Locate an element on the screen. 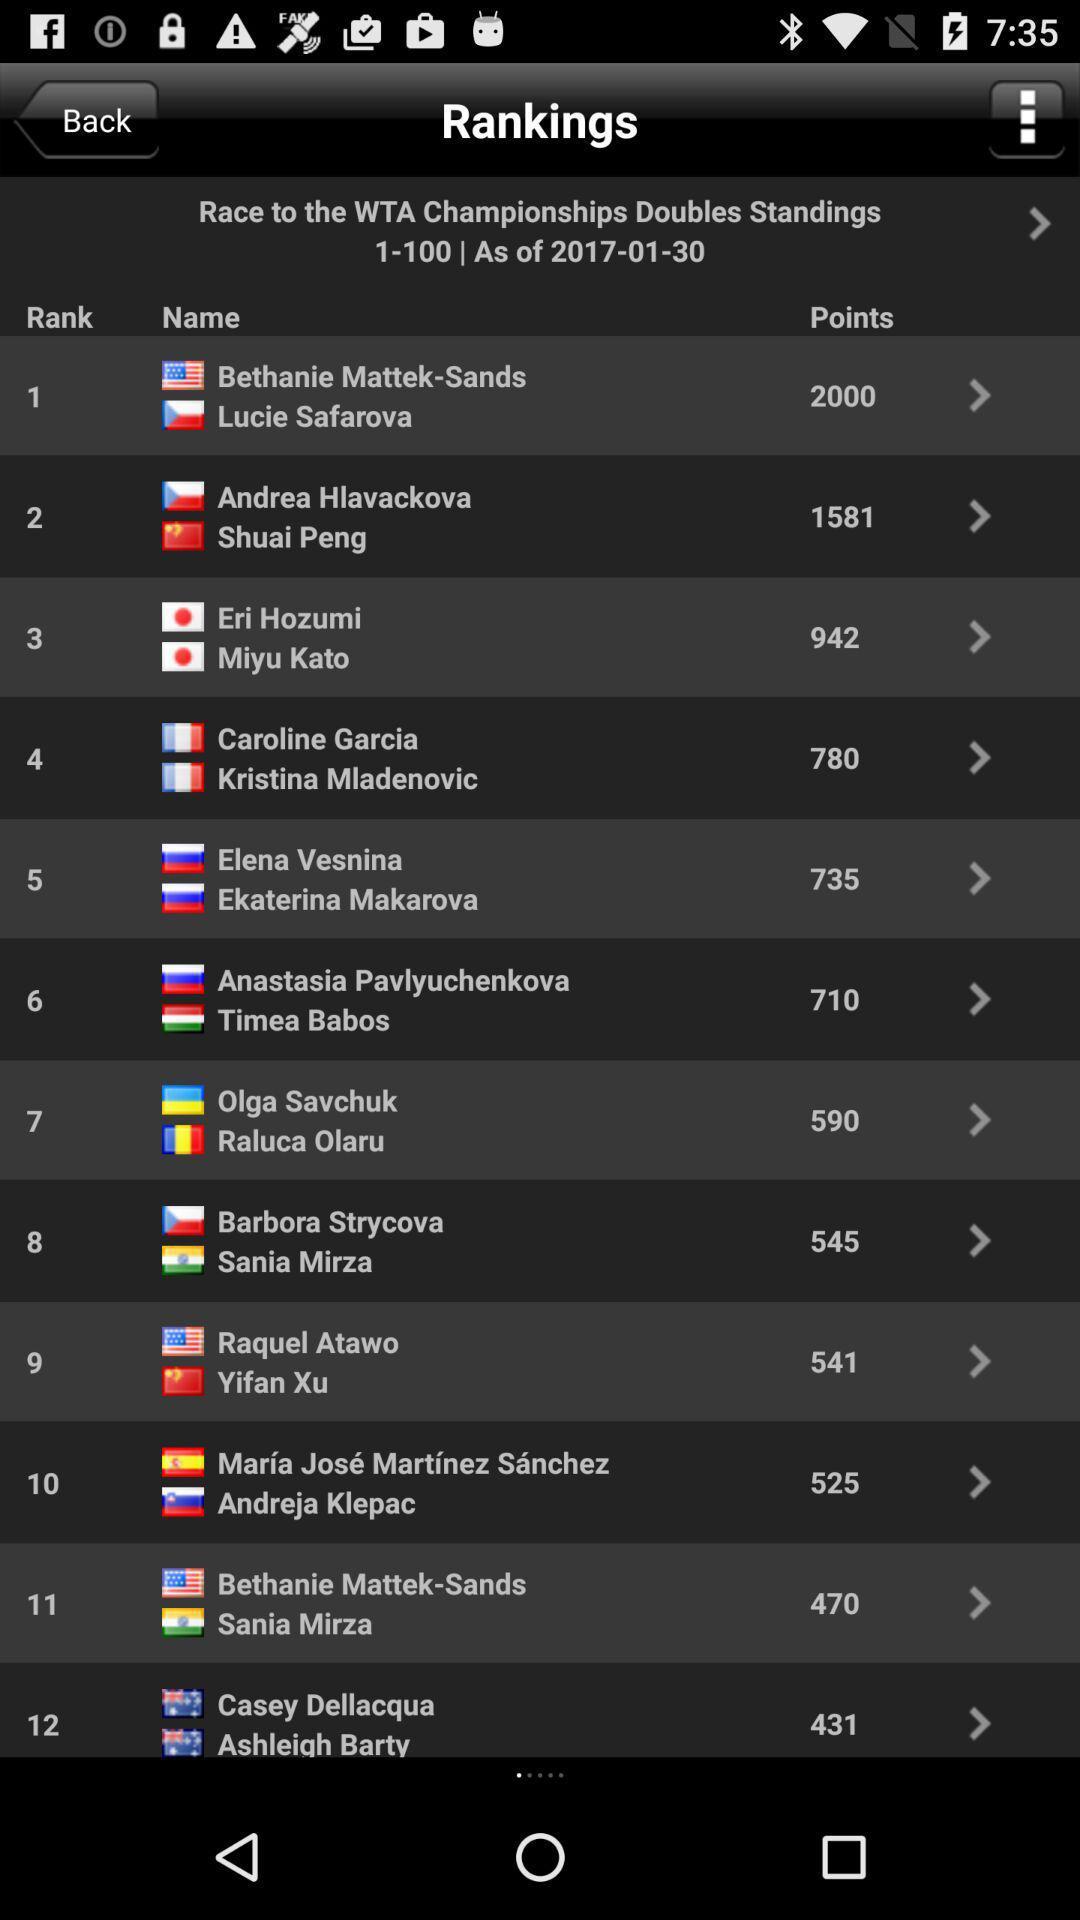  arrow is located at coordinates (1050, 223).